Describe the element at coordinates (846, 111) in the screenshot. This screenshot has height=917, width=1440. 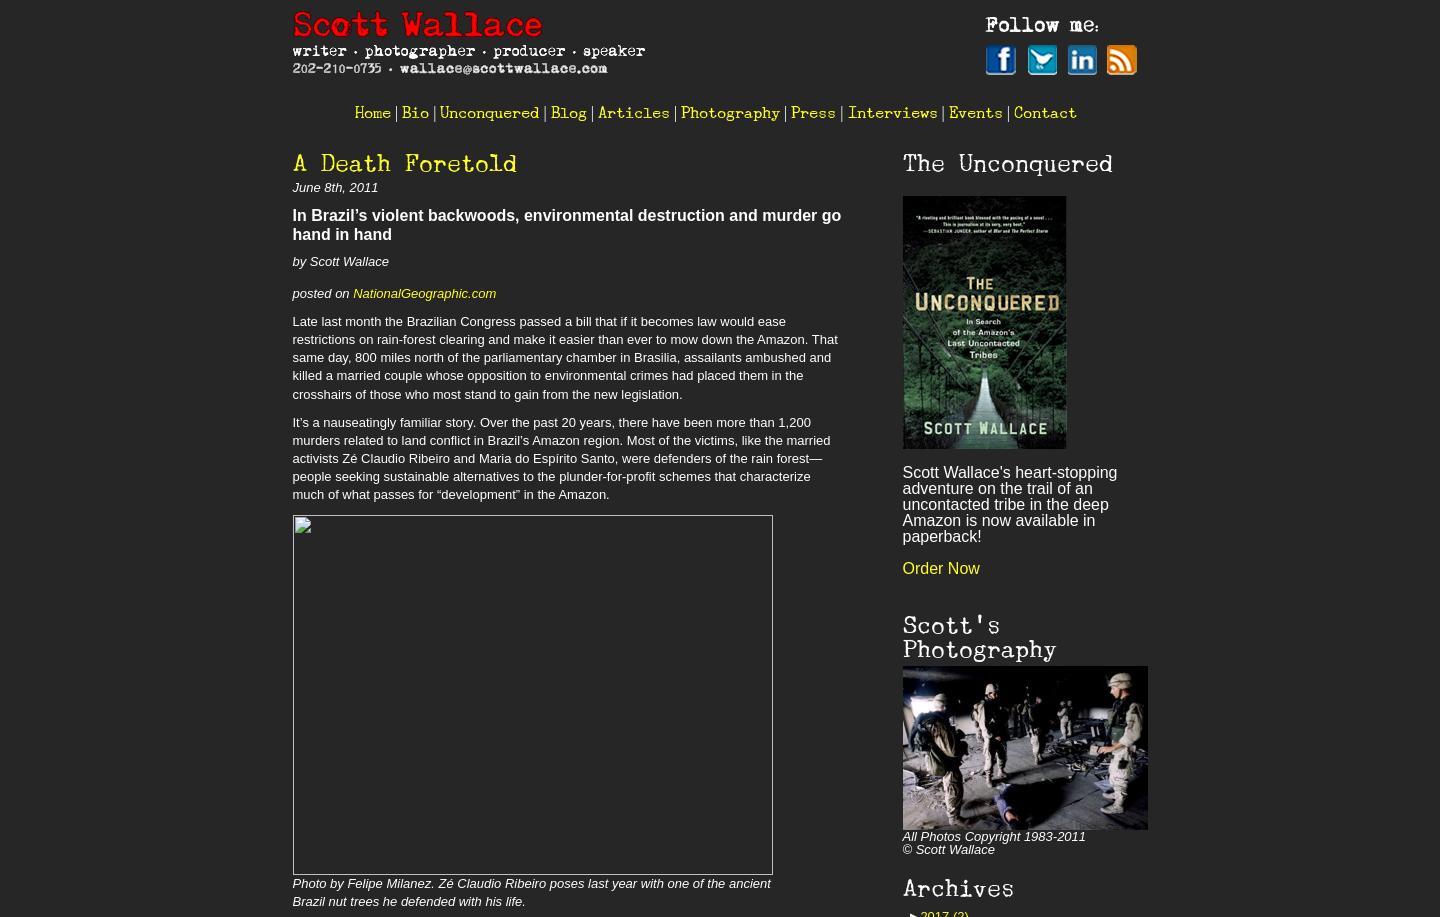
I see `'Interviews'` at that location.